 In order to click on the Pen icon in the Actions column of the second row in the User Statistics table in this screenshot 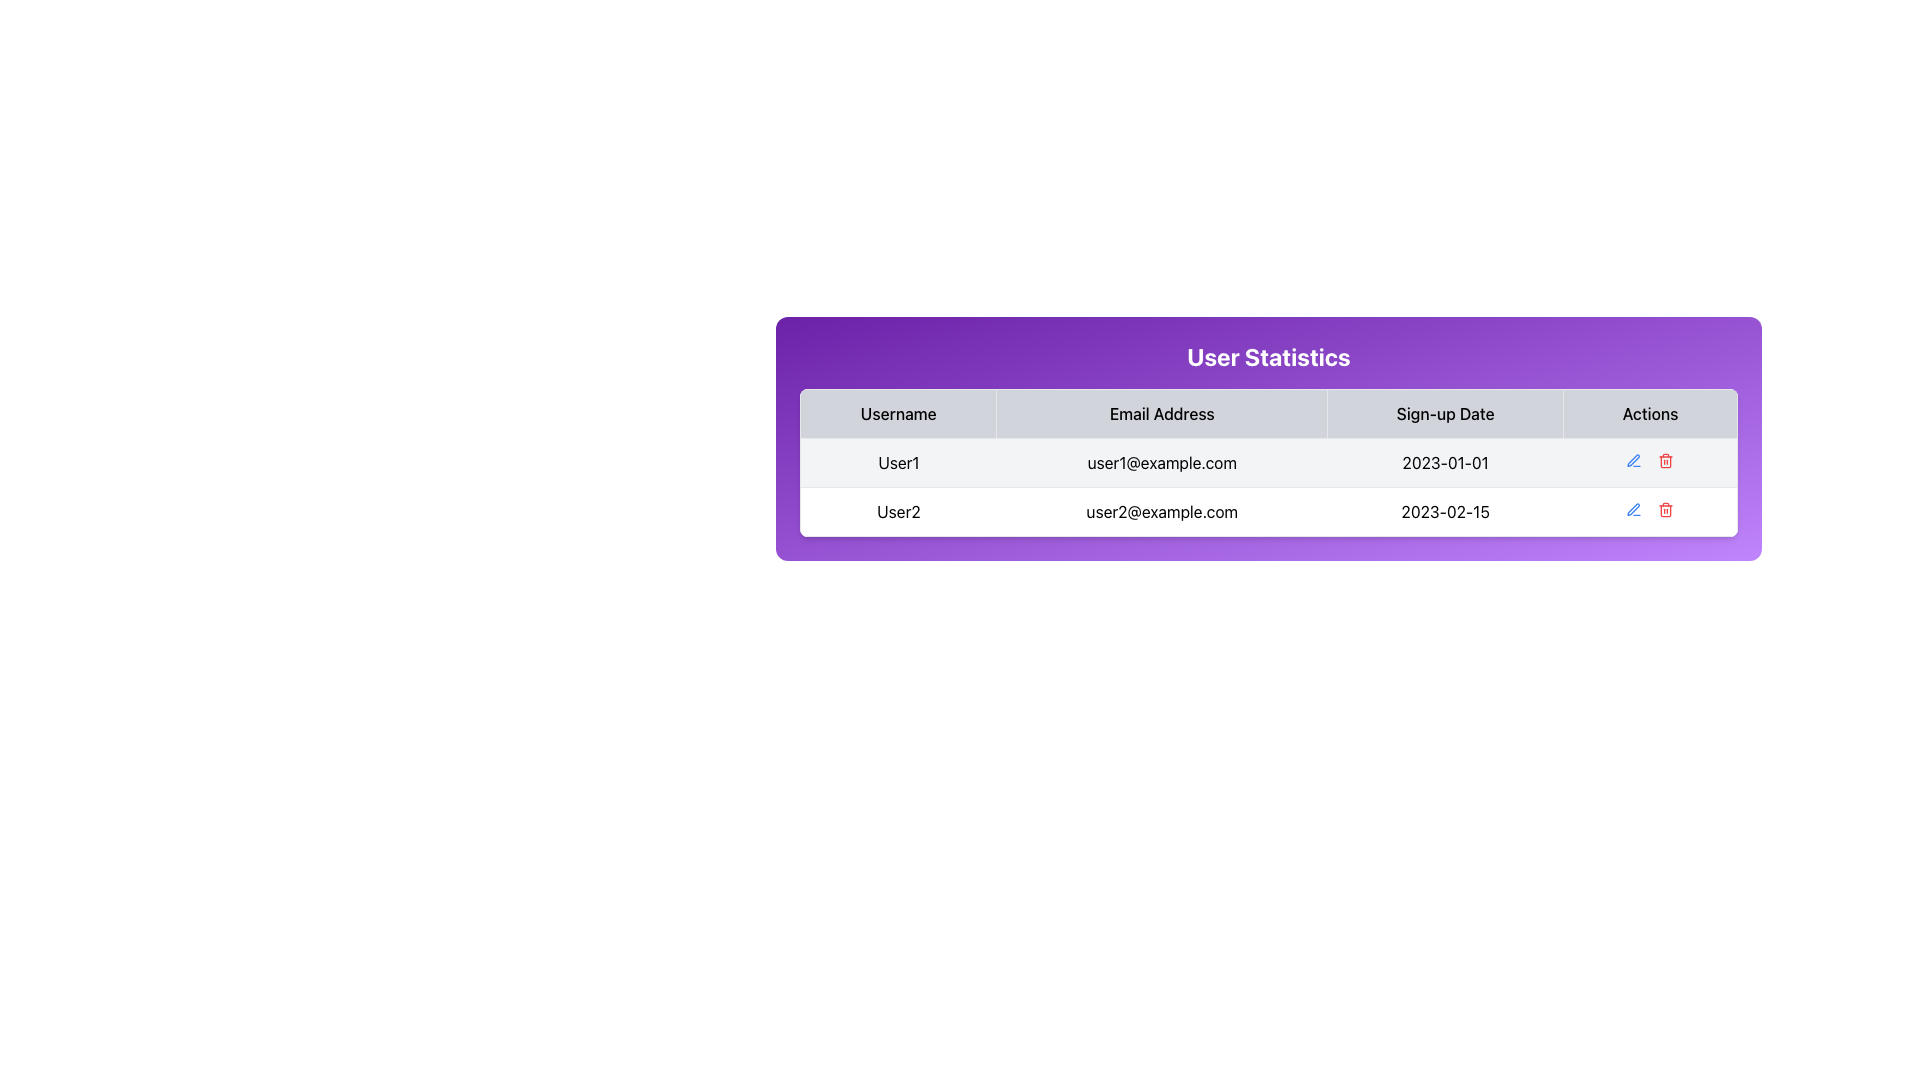, I will do `click(1633, 508)`.